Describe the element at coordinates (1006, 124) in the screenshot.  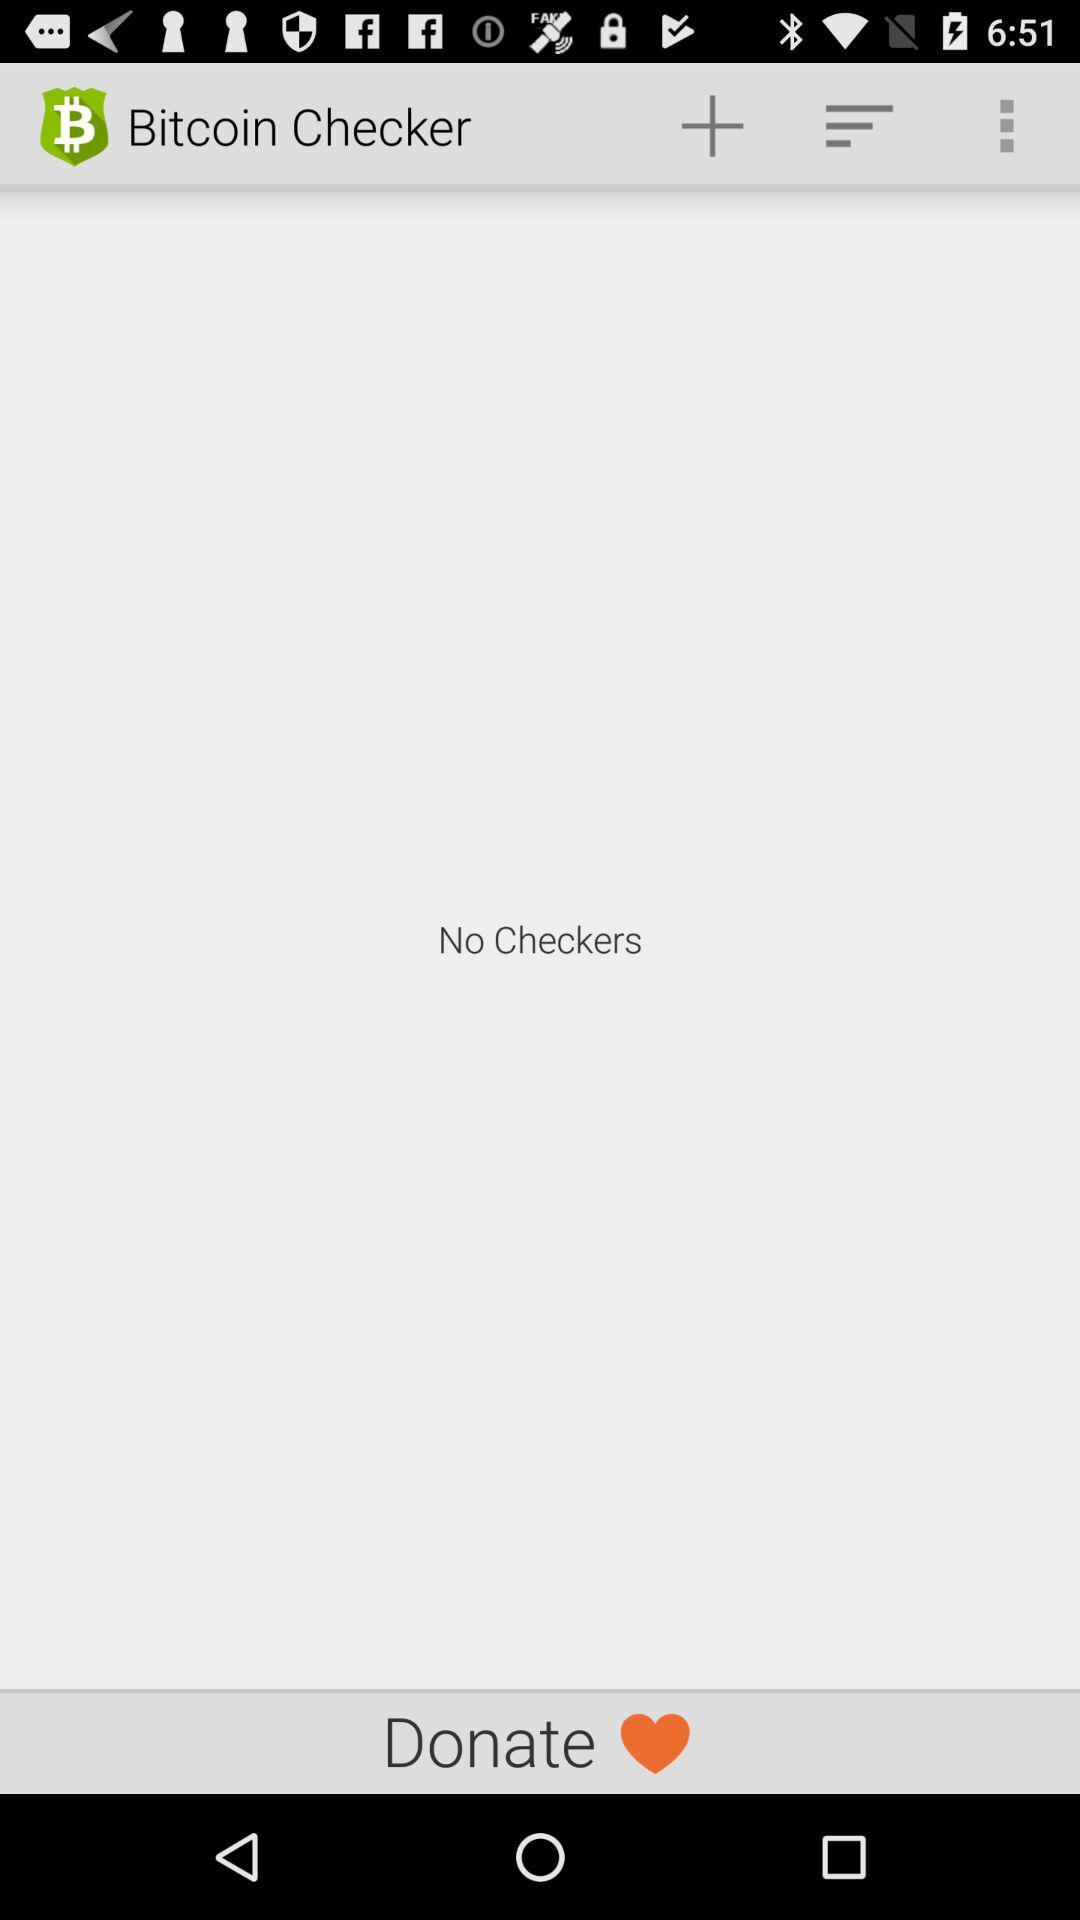
I see `icon above no checkers icon` at that location.